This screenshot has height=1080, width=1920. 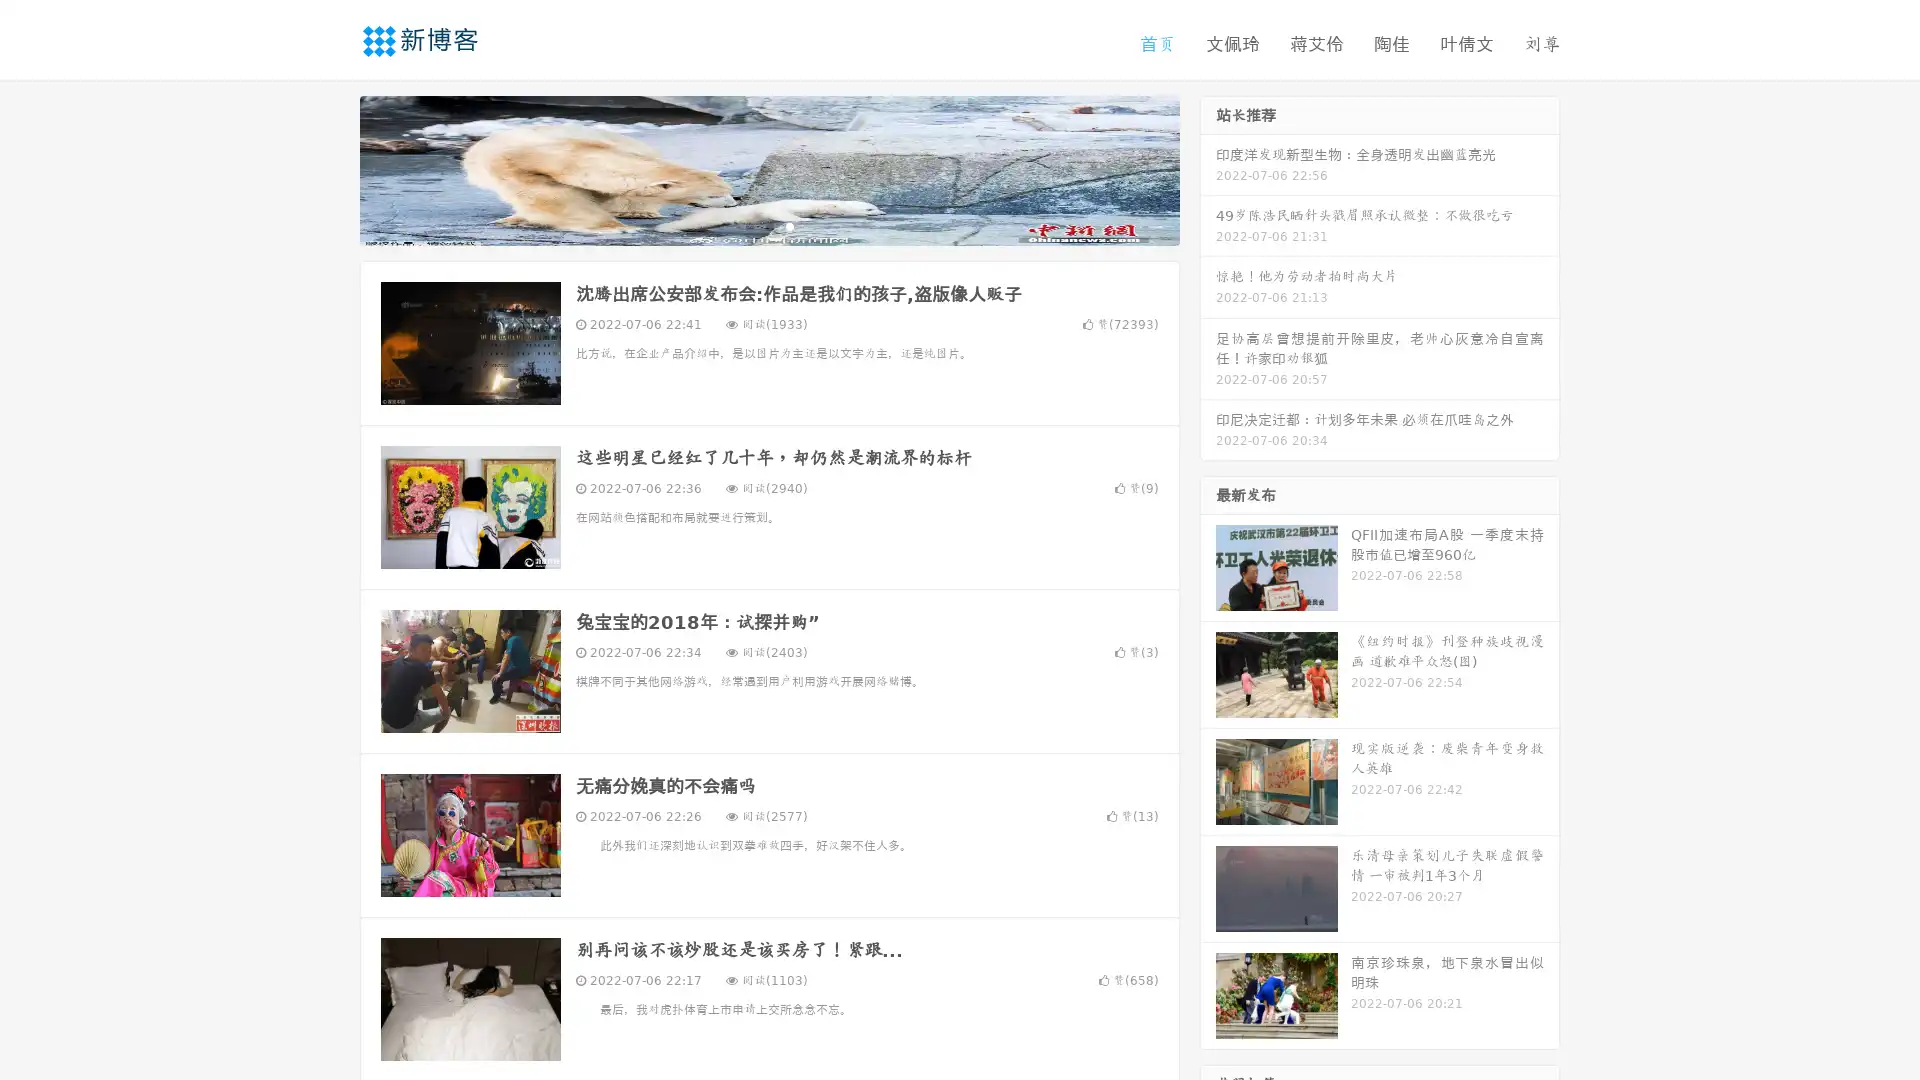 I want to click on Previous slide, so click(x=330, y=168).